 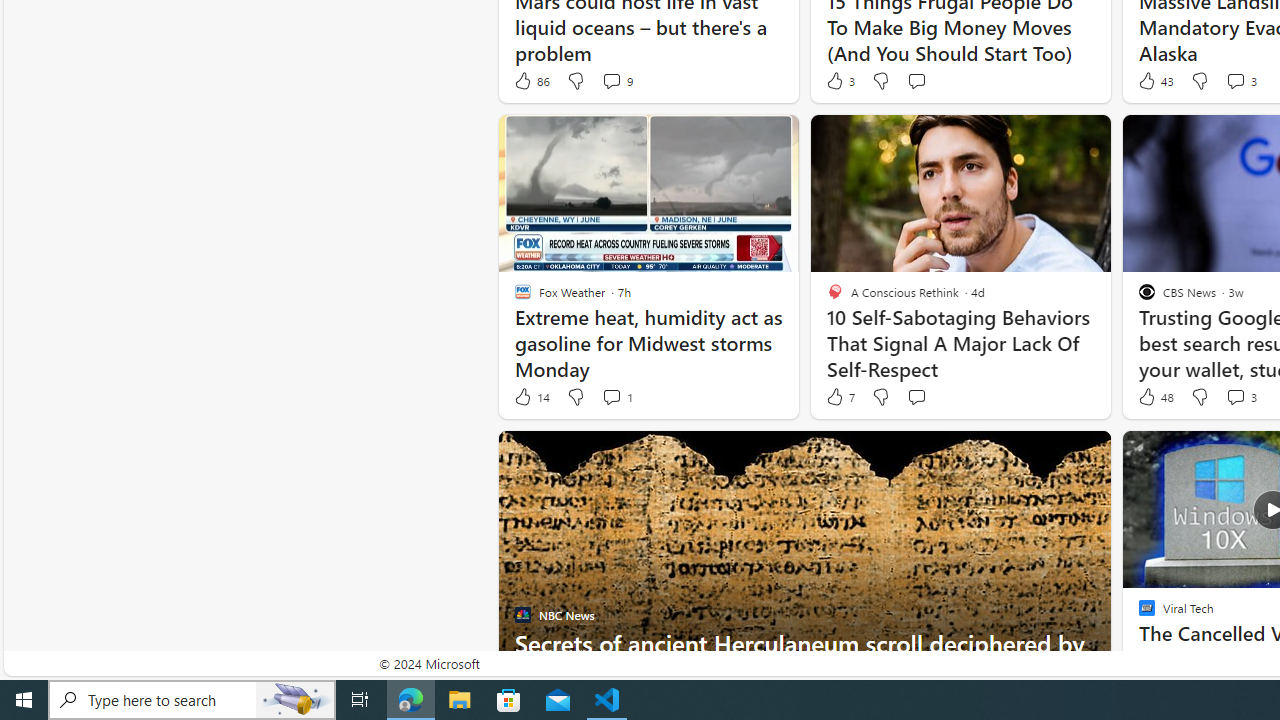 I want to click on '86 Like', so click(x=531, y=80).